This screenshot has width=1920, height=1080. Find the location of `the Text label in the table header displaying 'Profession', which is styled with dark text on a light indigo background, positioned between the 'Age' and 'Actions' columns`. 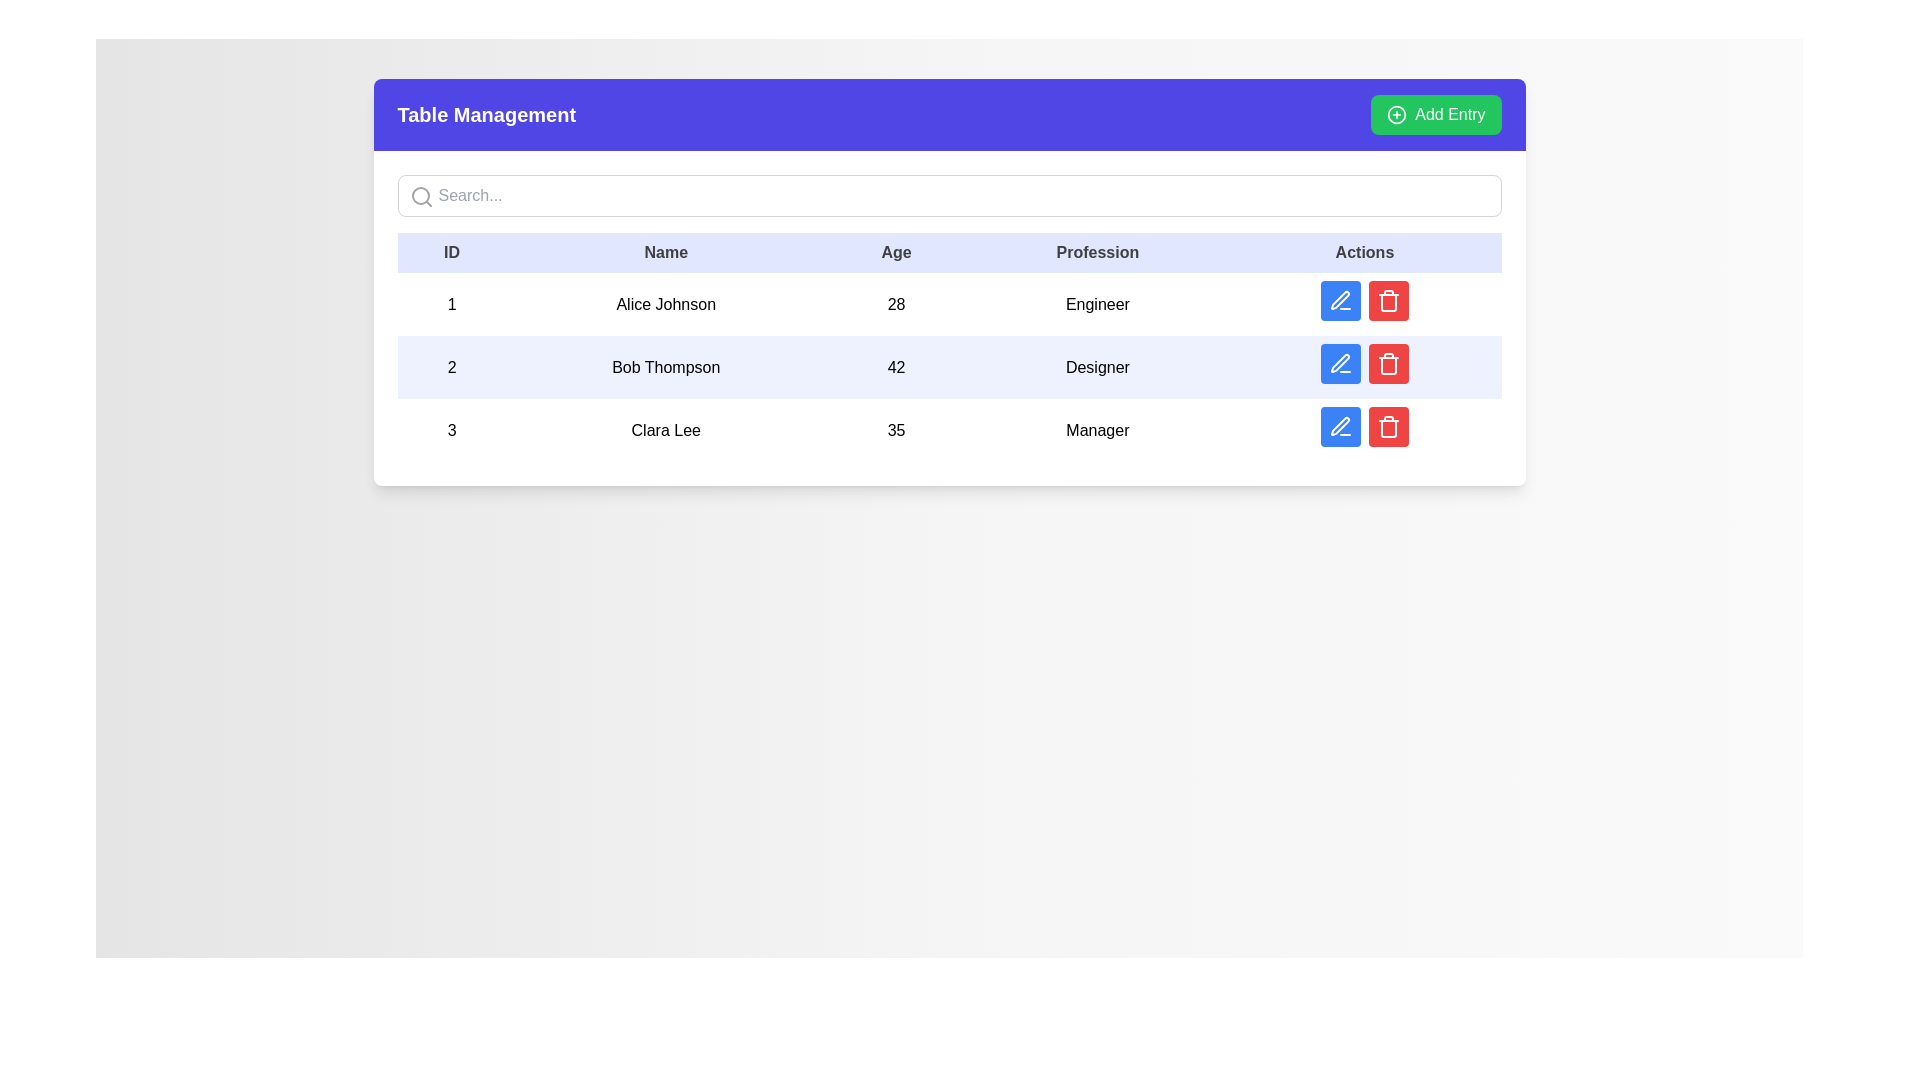

the Text label in the table header displaying 'Profession', which is styled with dark text on a light indigo background, positioned between the 'Age' and 'Actions' columns is located at coordinates (1096, 252).